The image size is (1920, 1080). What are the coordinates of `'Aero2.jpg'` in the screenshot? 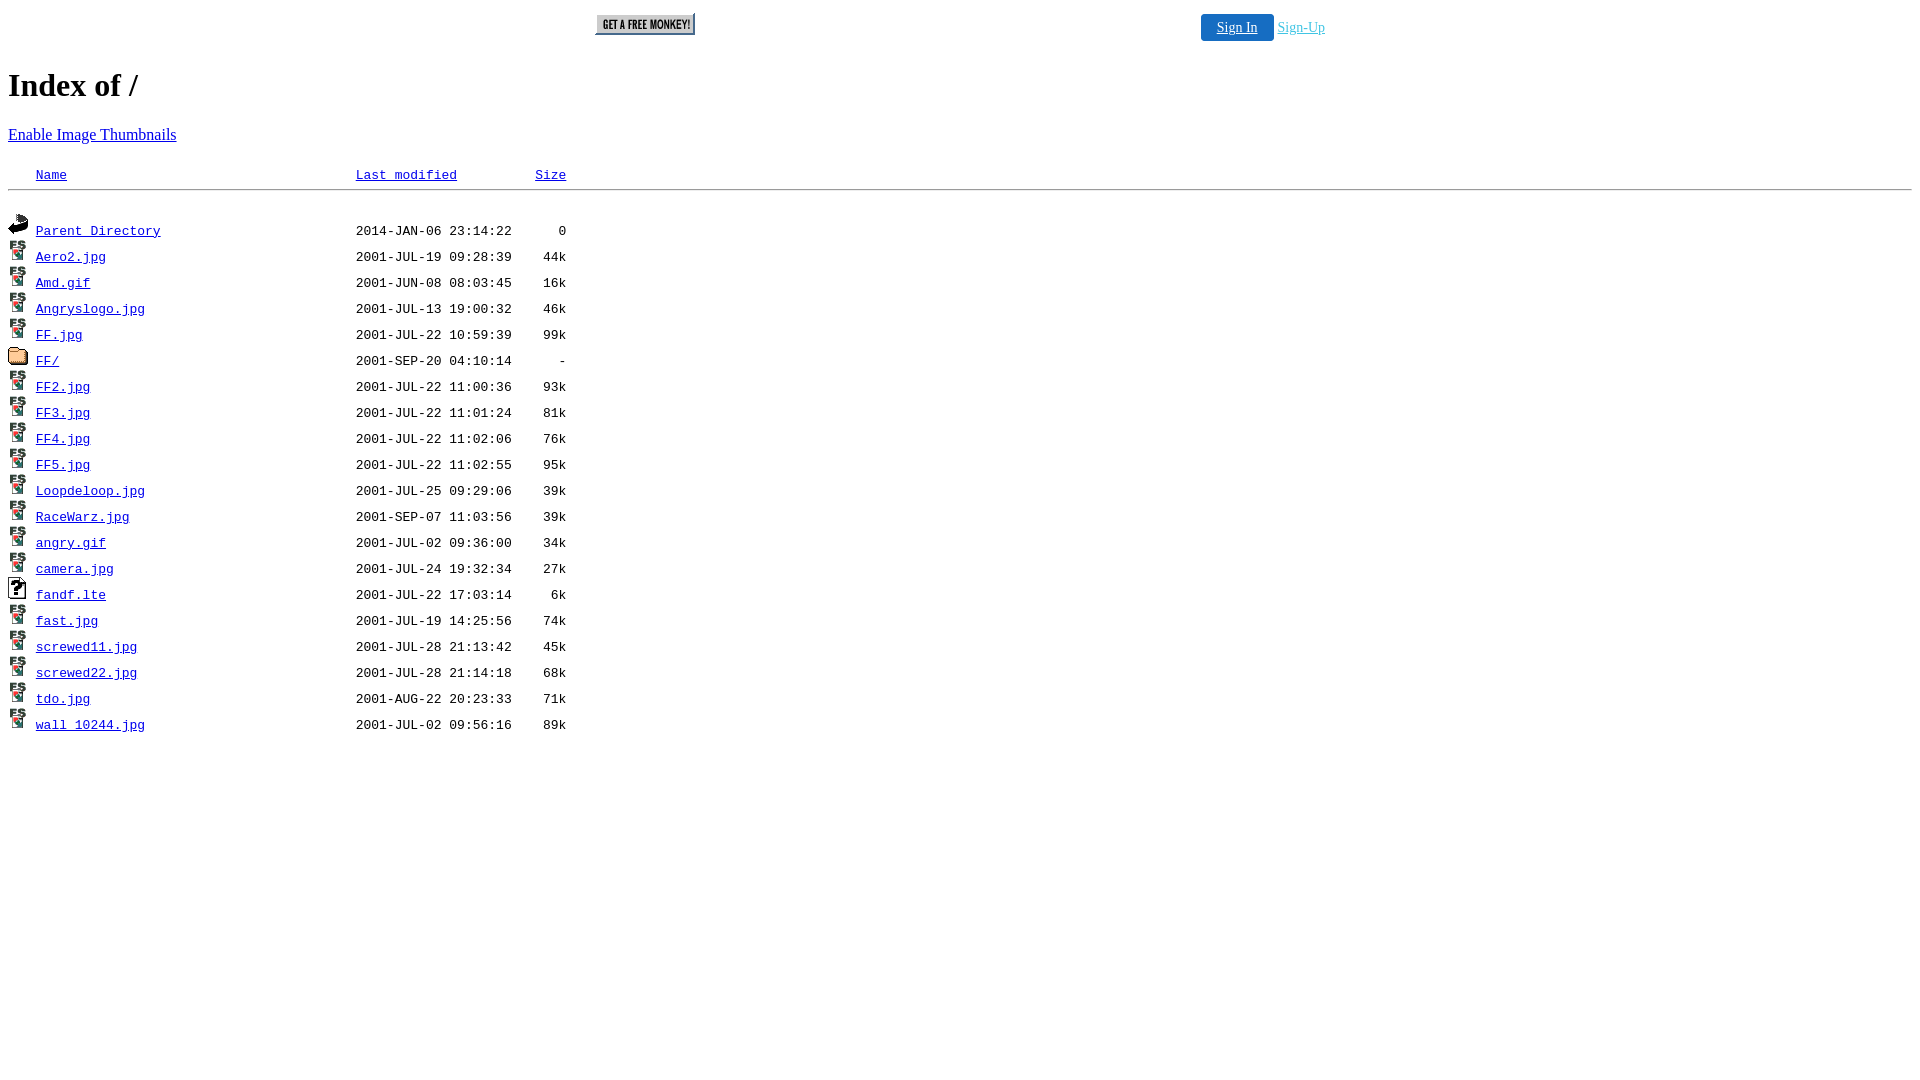 It's located at (71, 256).